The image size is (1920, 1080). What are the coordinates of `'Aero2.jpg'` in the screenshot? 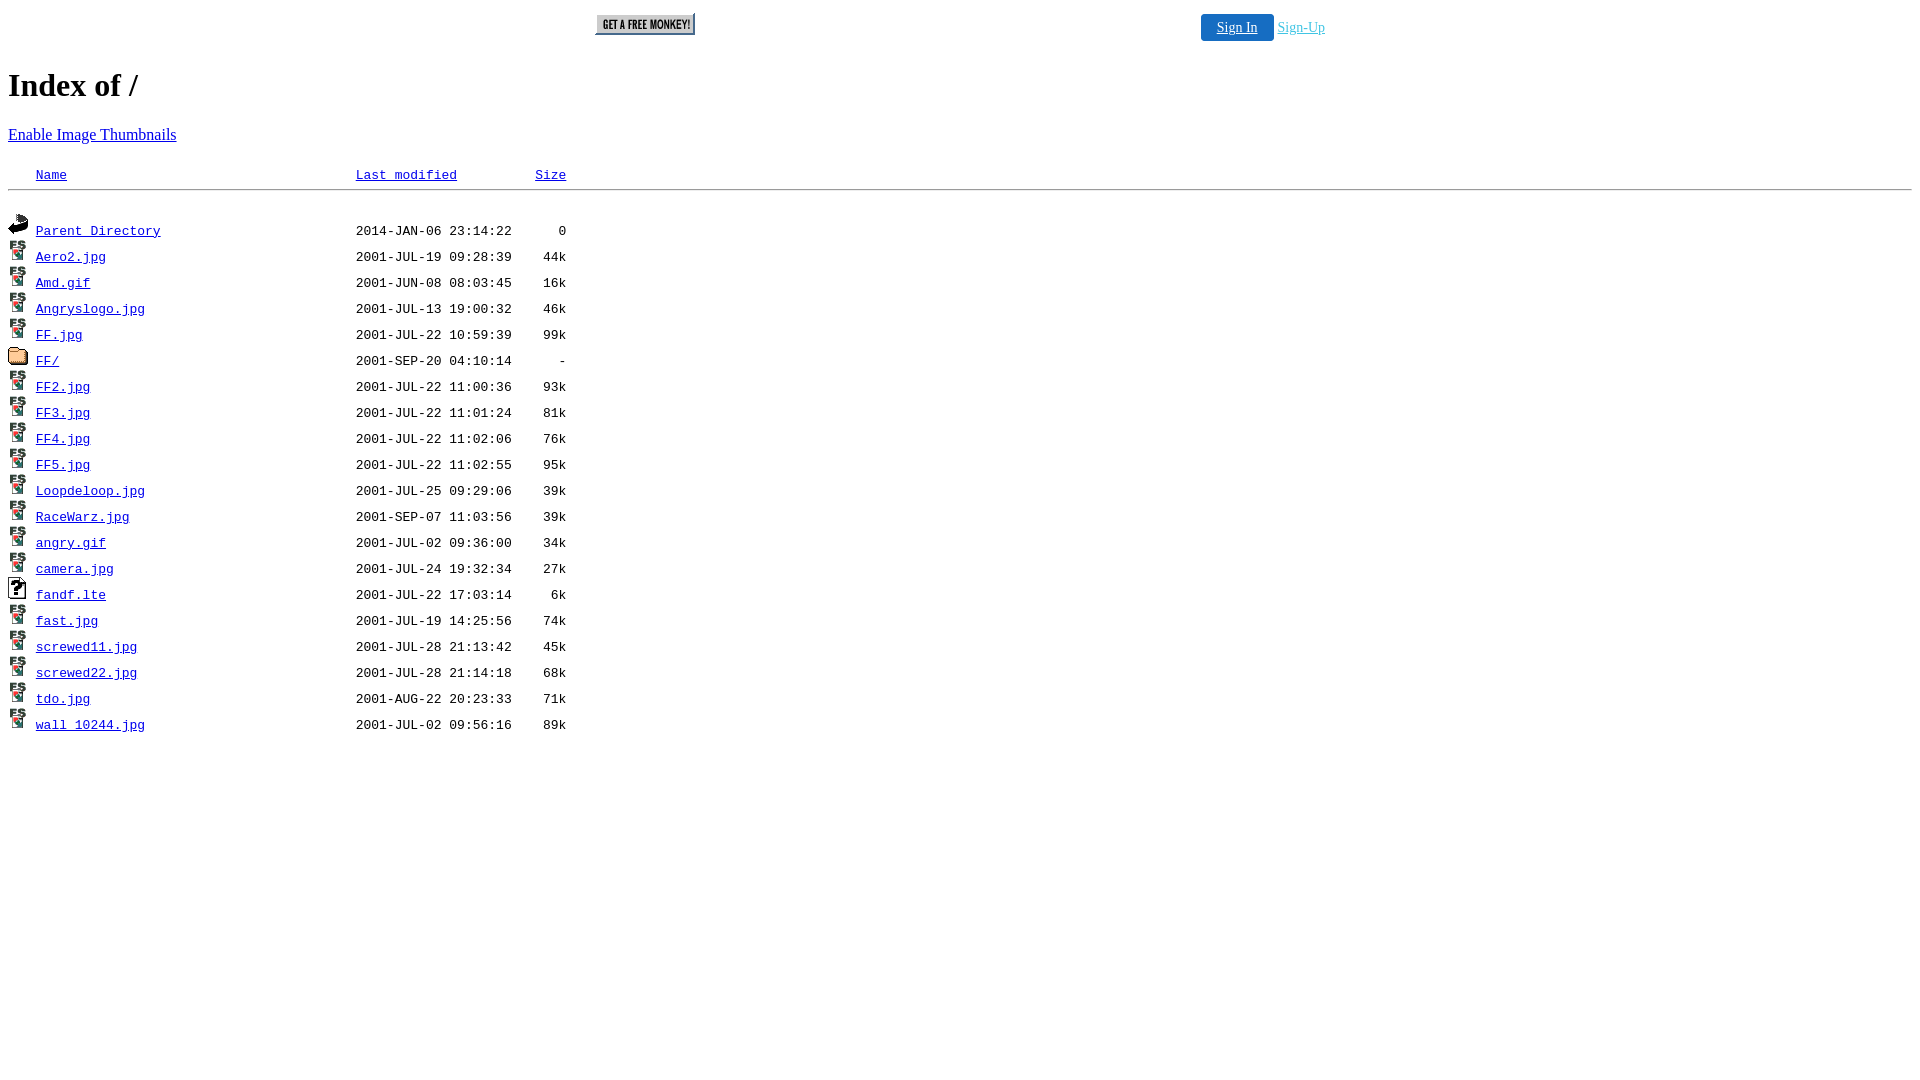 It's located at (71, 256).